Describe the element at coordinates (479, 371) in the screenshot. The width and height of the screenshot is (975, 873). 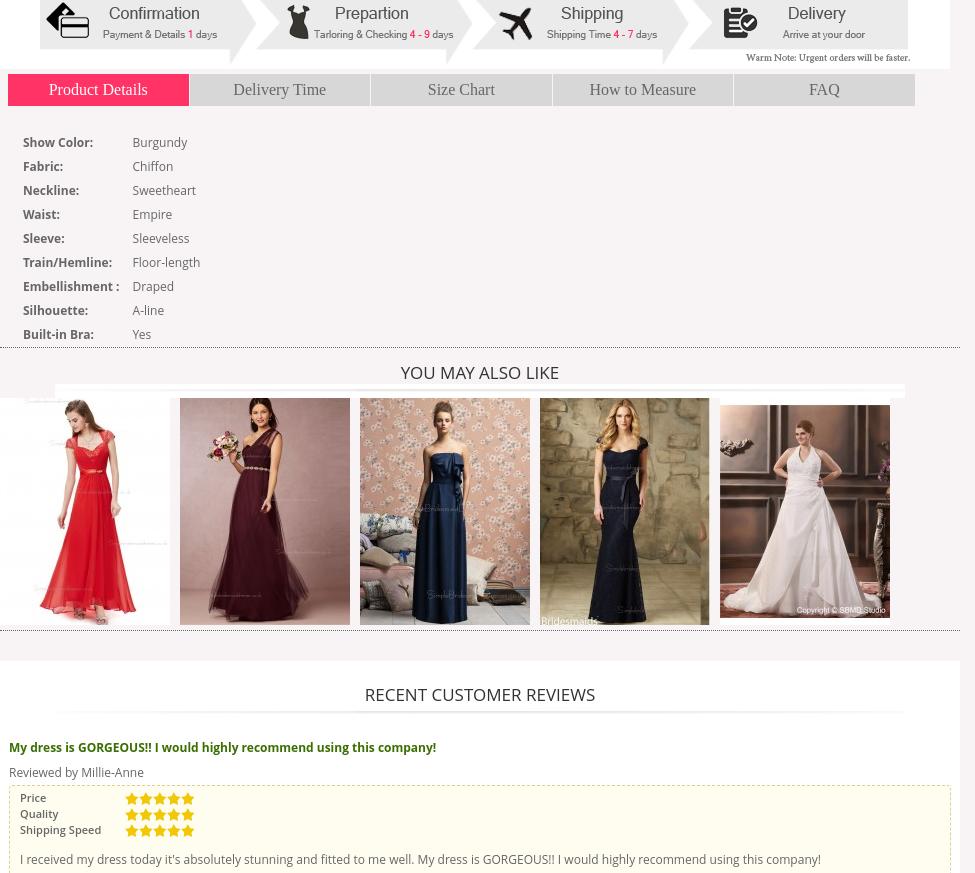
I see `'You may also like'` at that location.